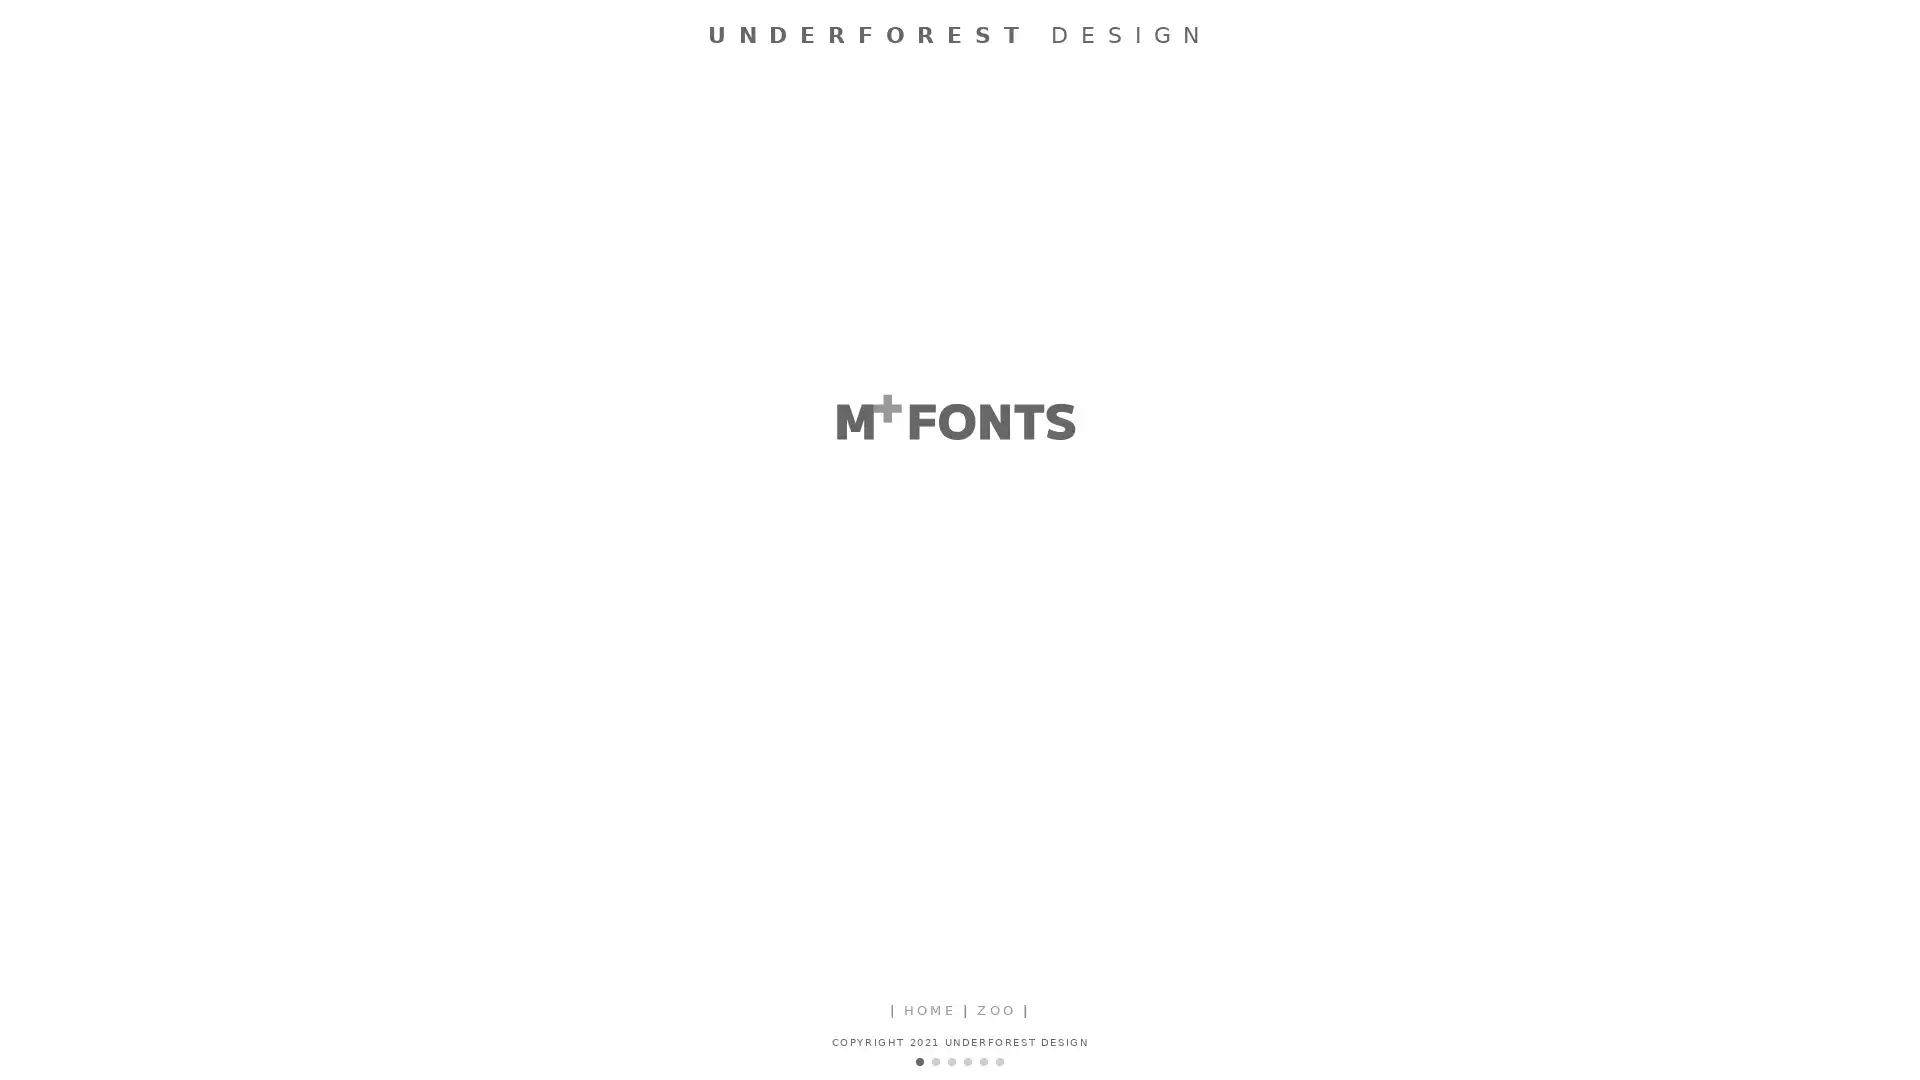 This screenshot has width=1920, height=1080. I want to click on Go to slide 4, so click(968, 1060).